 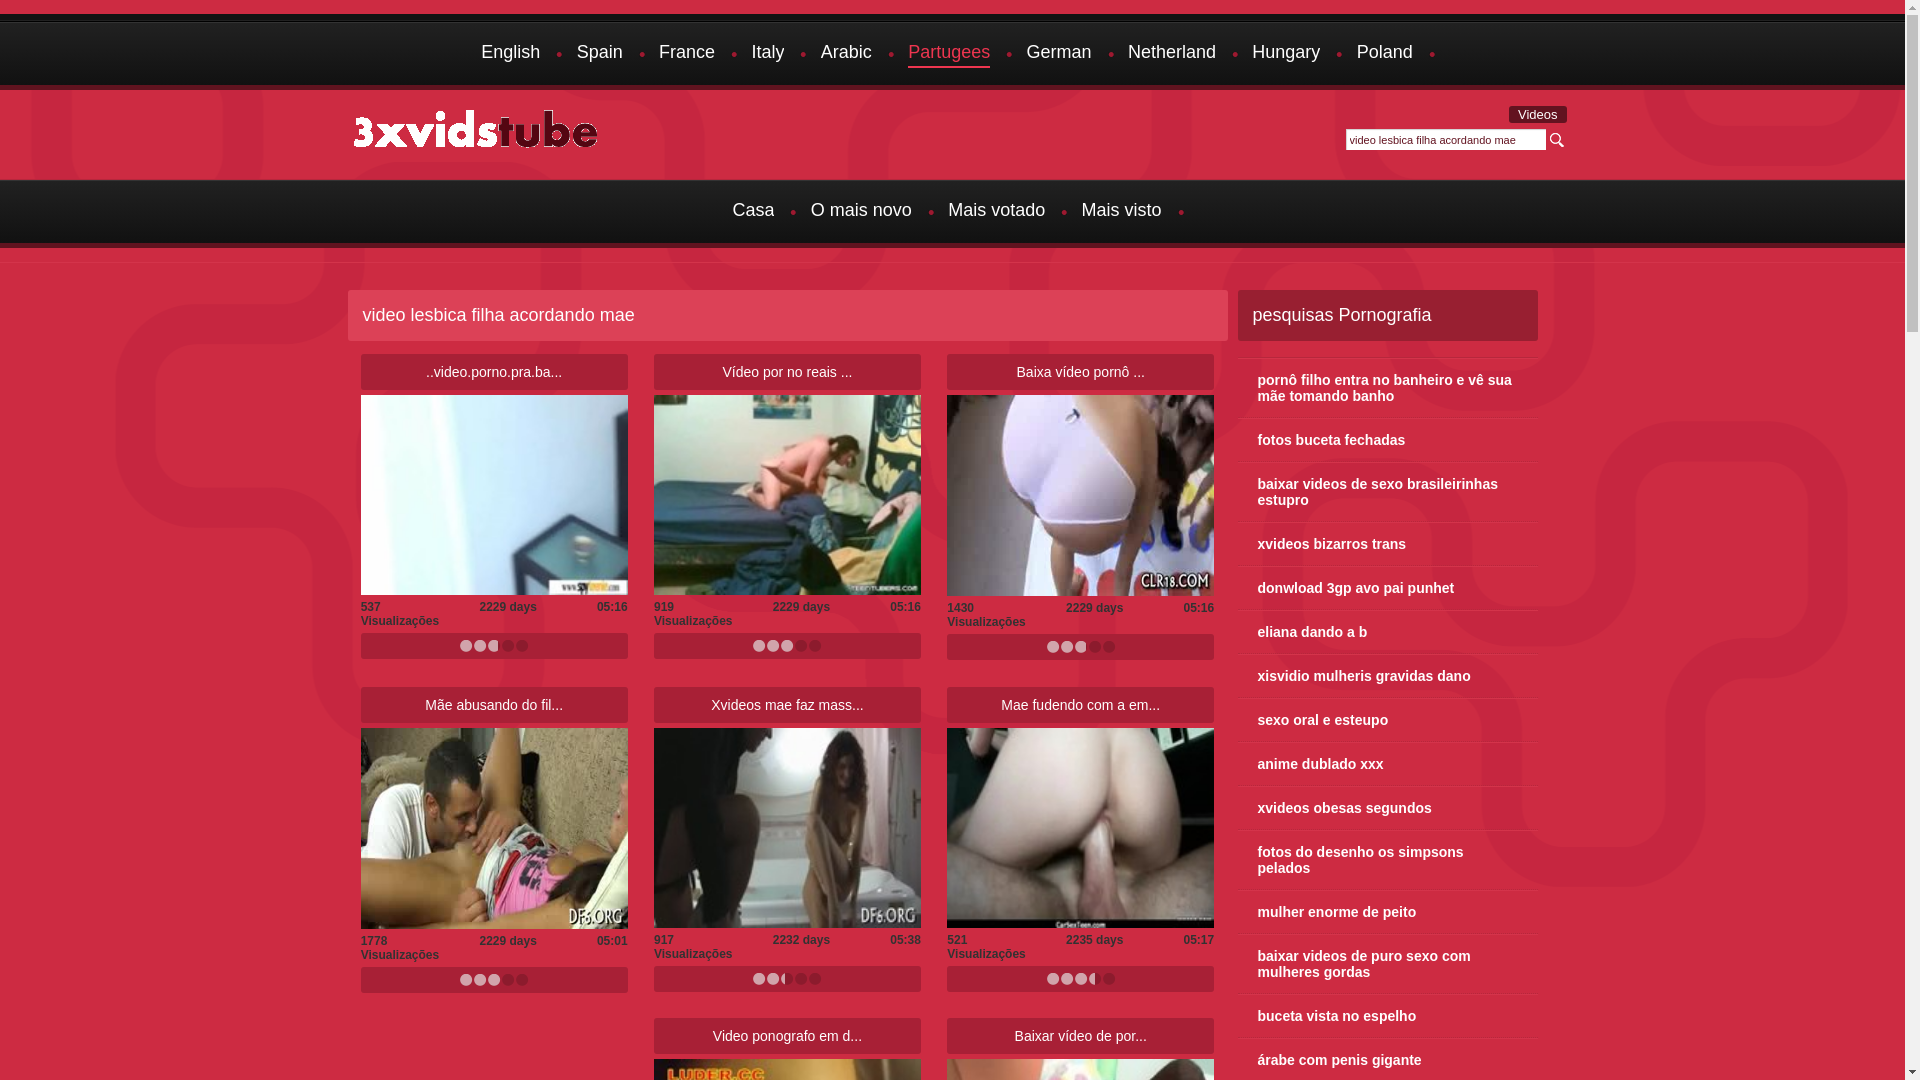 What do you see at coordinates (1384, 53) in the screenshot?
I see `'Poland'` at bounding box center [1384, 53].